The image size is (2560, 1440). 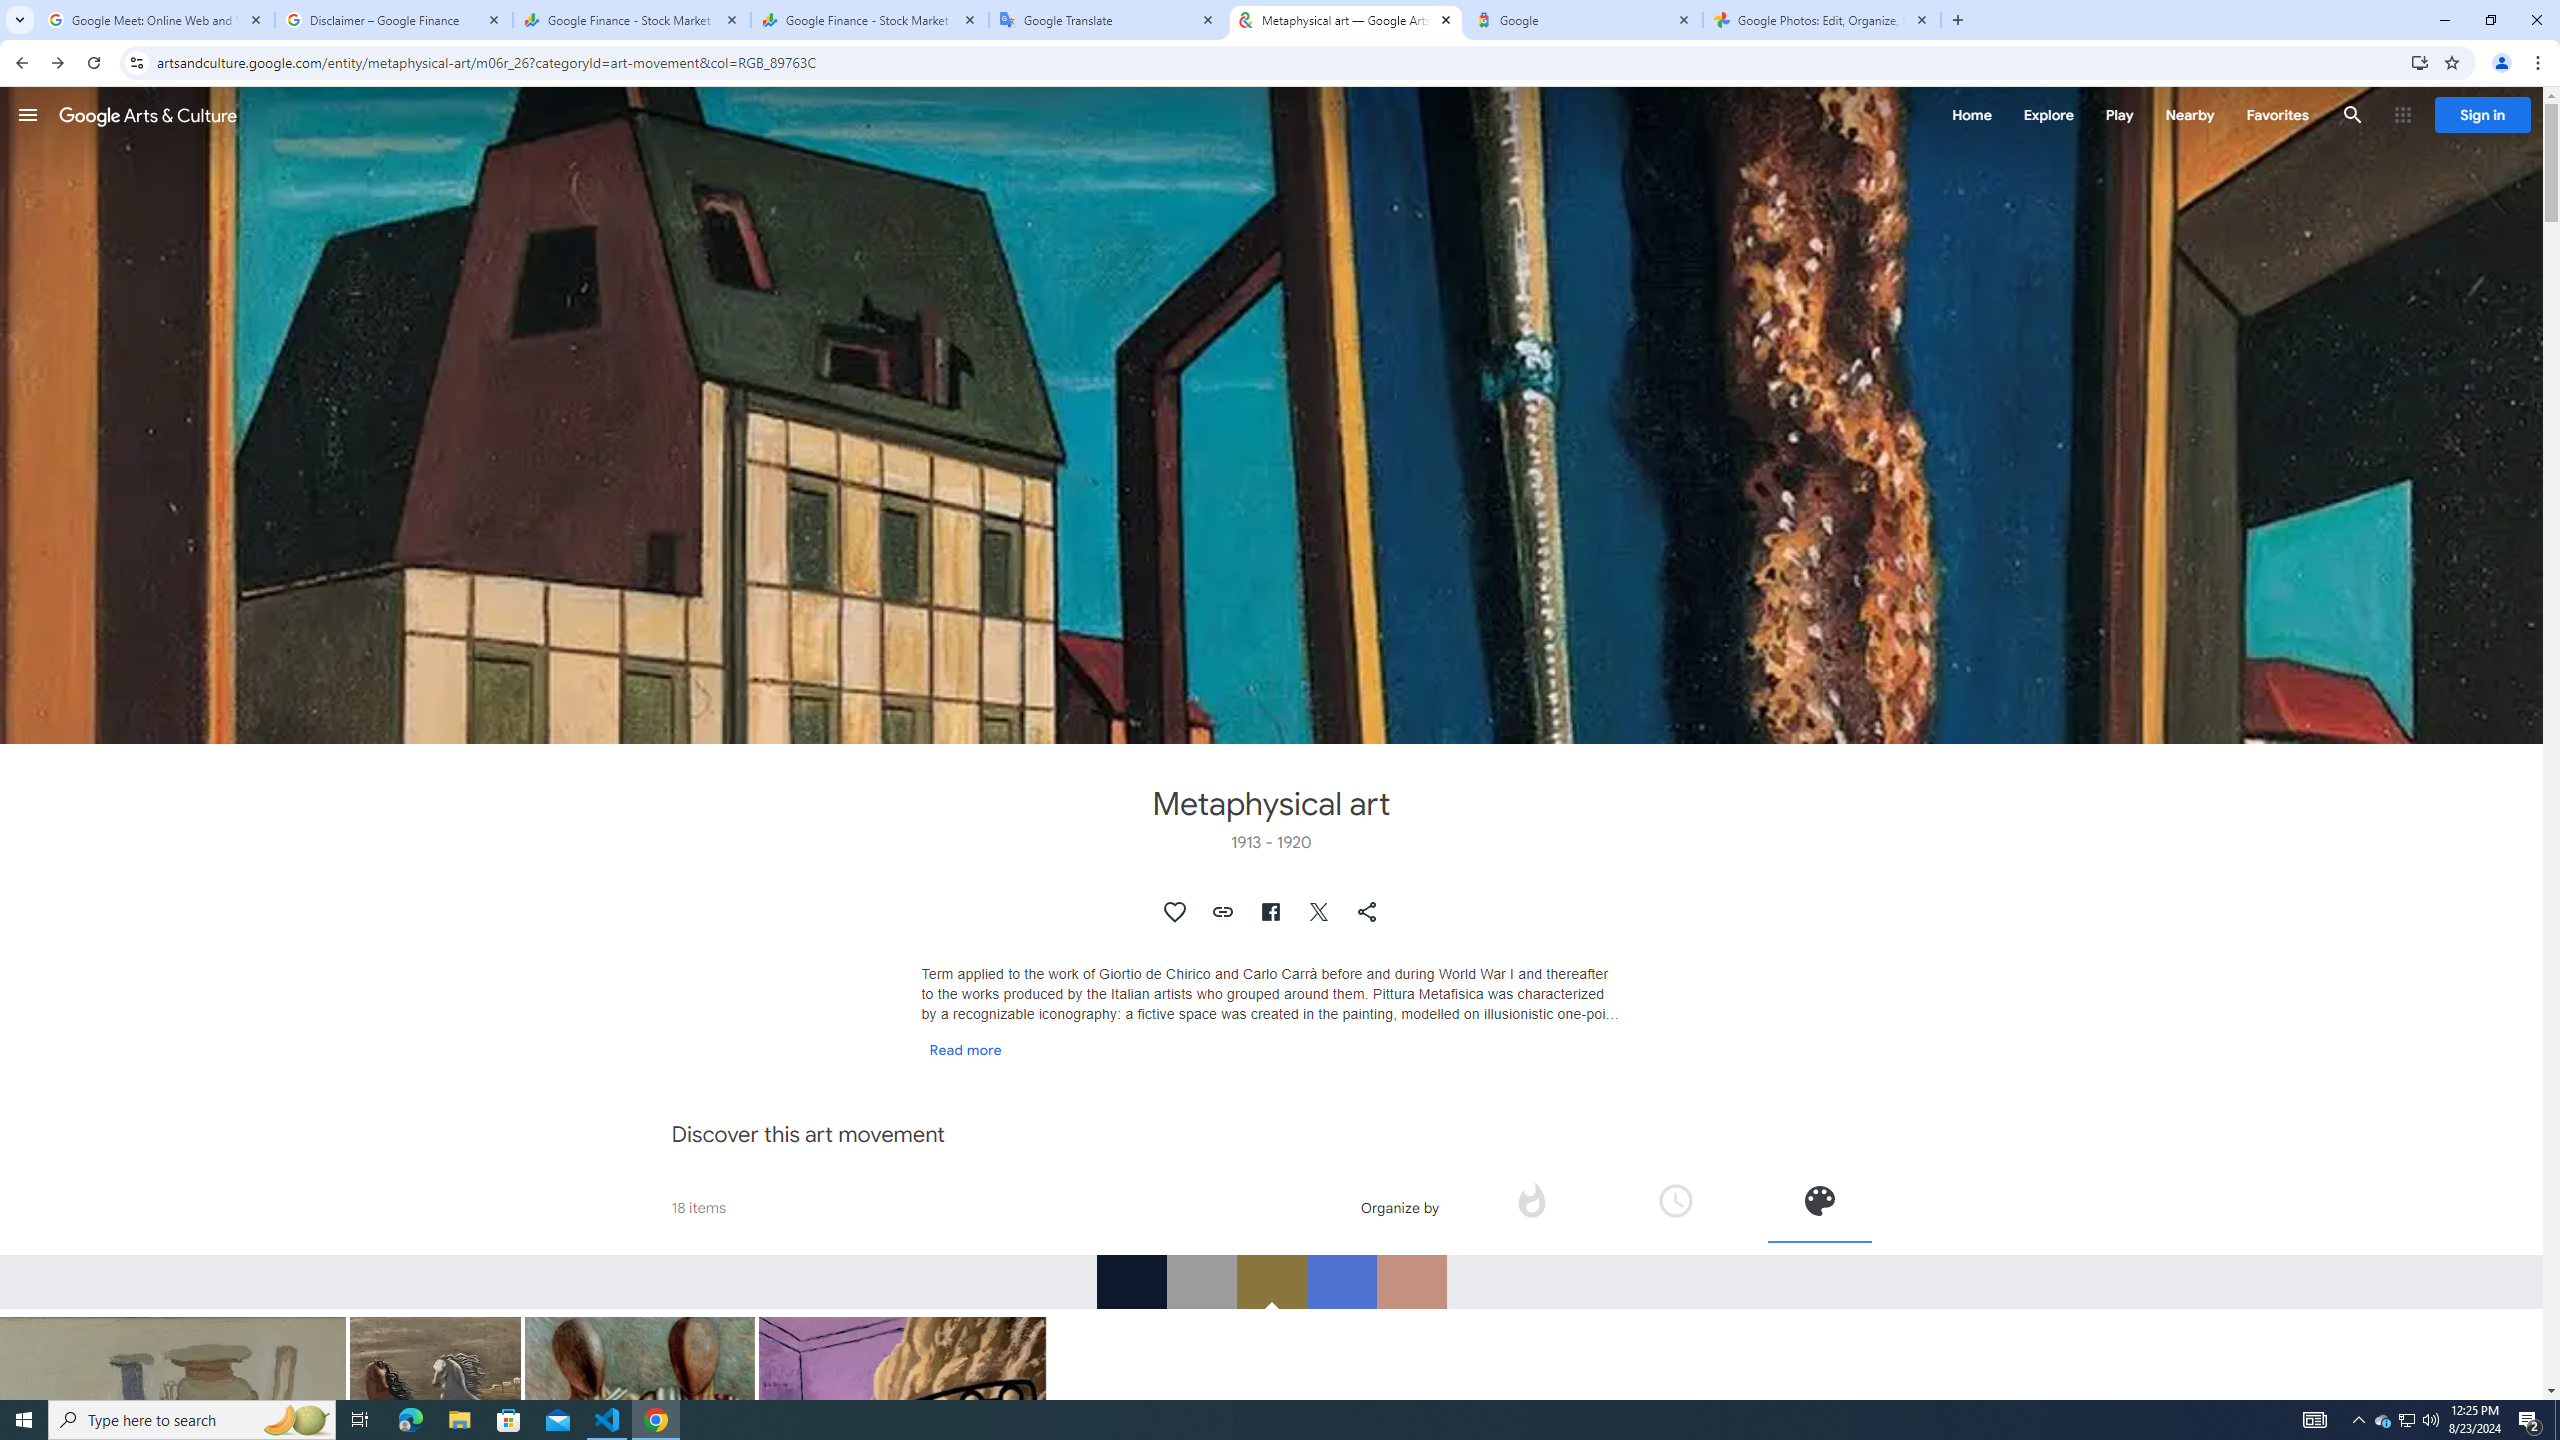 I want to click on 'Still life', so click(x=174, y=1440).